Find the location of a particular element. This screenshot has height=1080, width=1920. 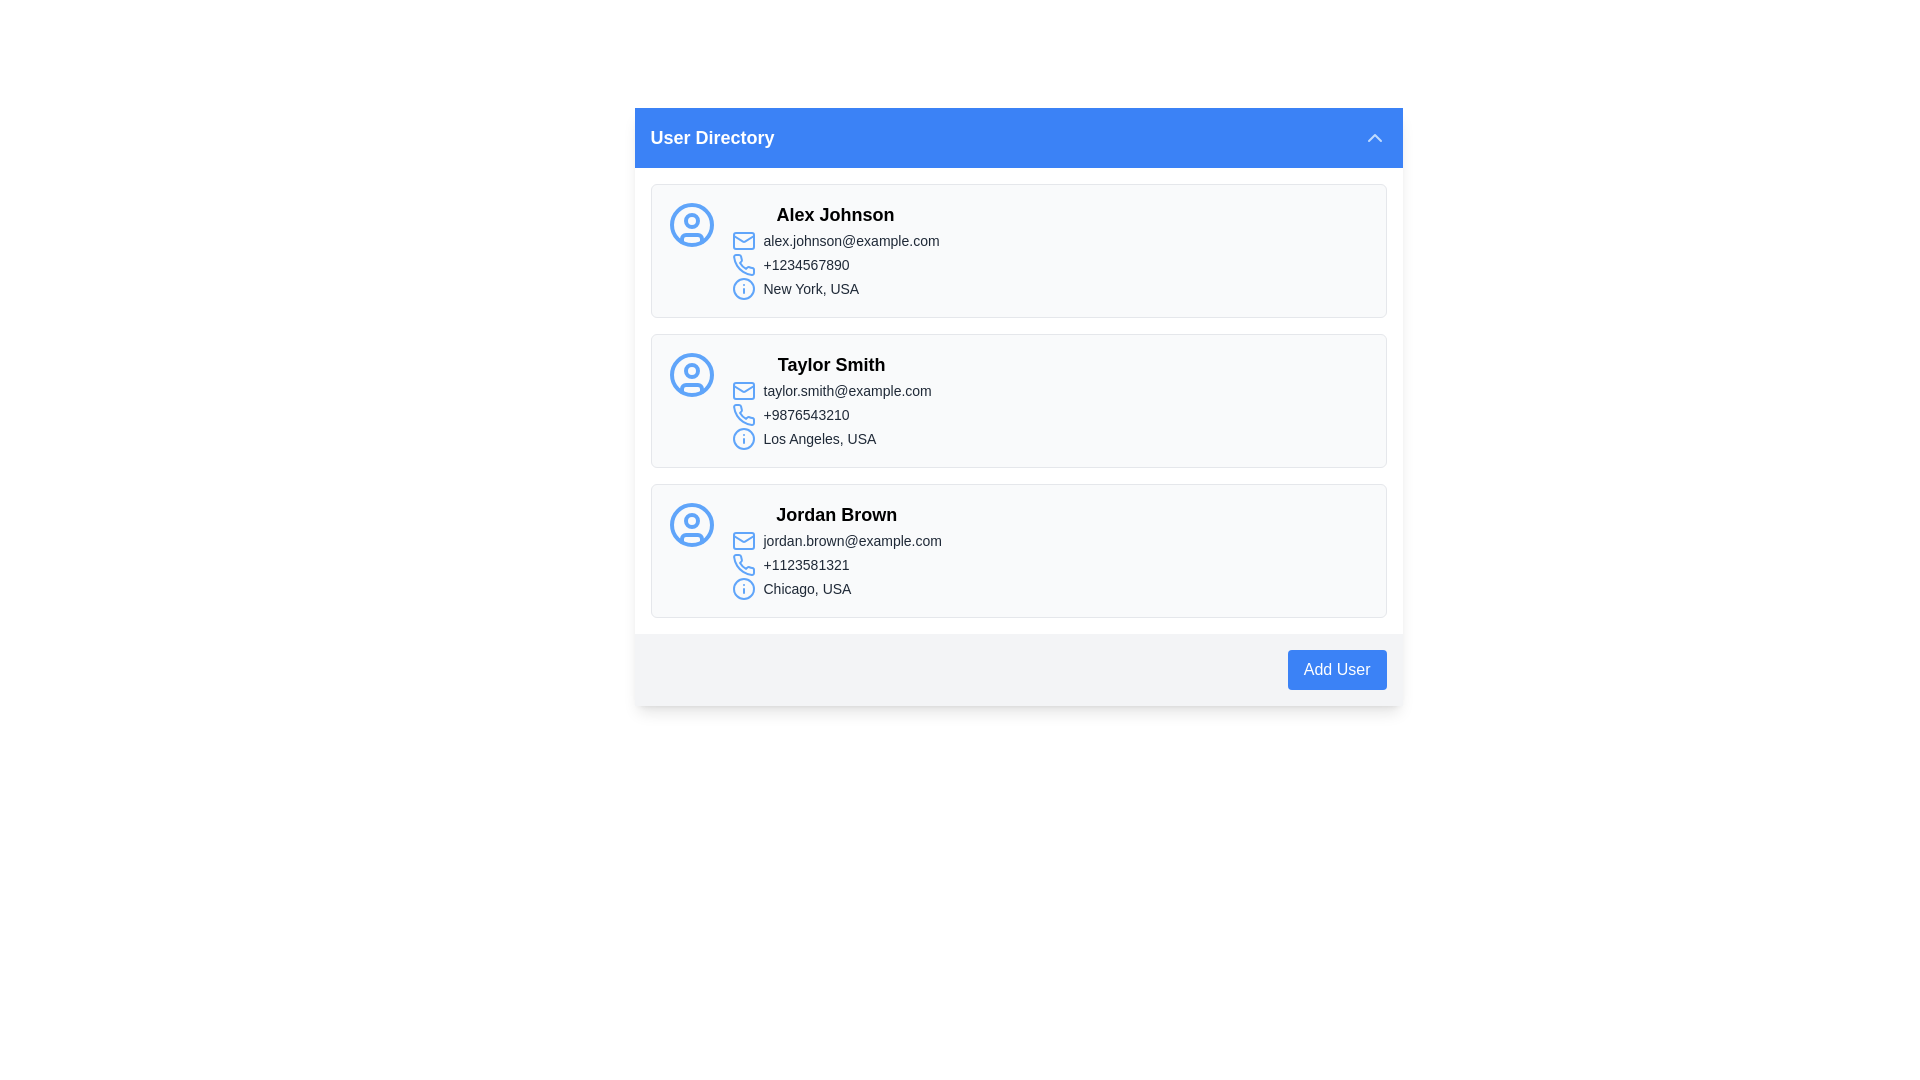

the minimalist envelope icon indicating the email address of Taylor Smith, located next to 'taylor.smith@example.com' is located at coordinates (742, 390).